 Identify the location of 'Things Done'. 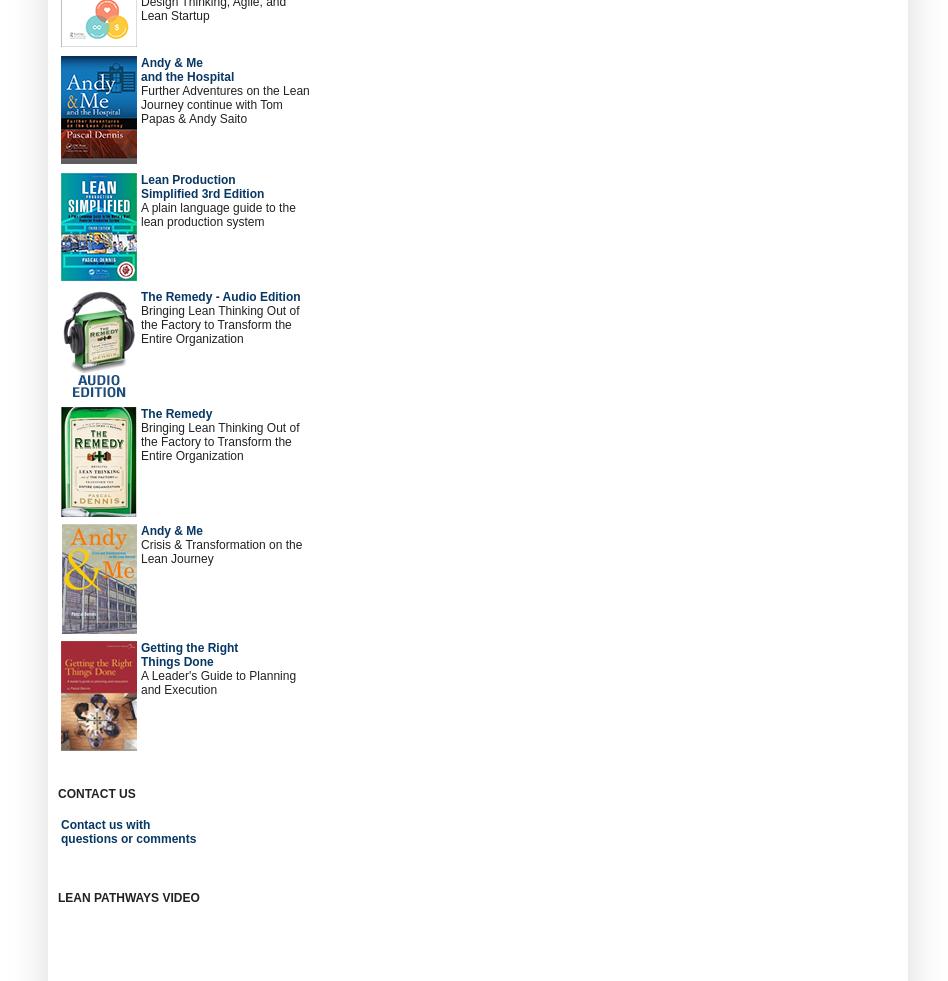
(175, 661).